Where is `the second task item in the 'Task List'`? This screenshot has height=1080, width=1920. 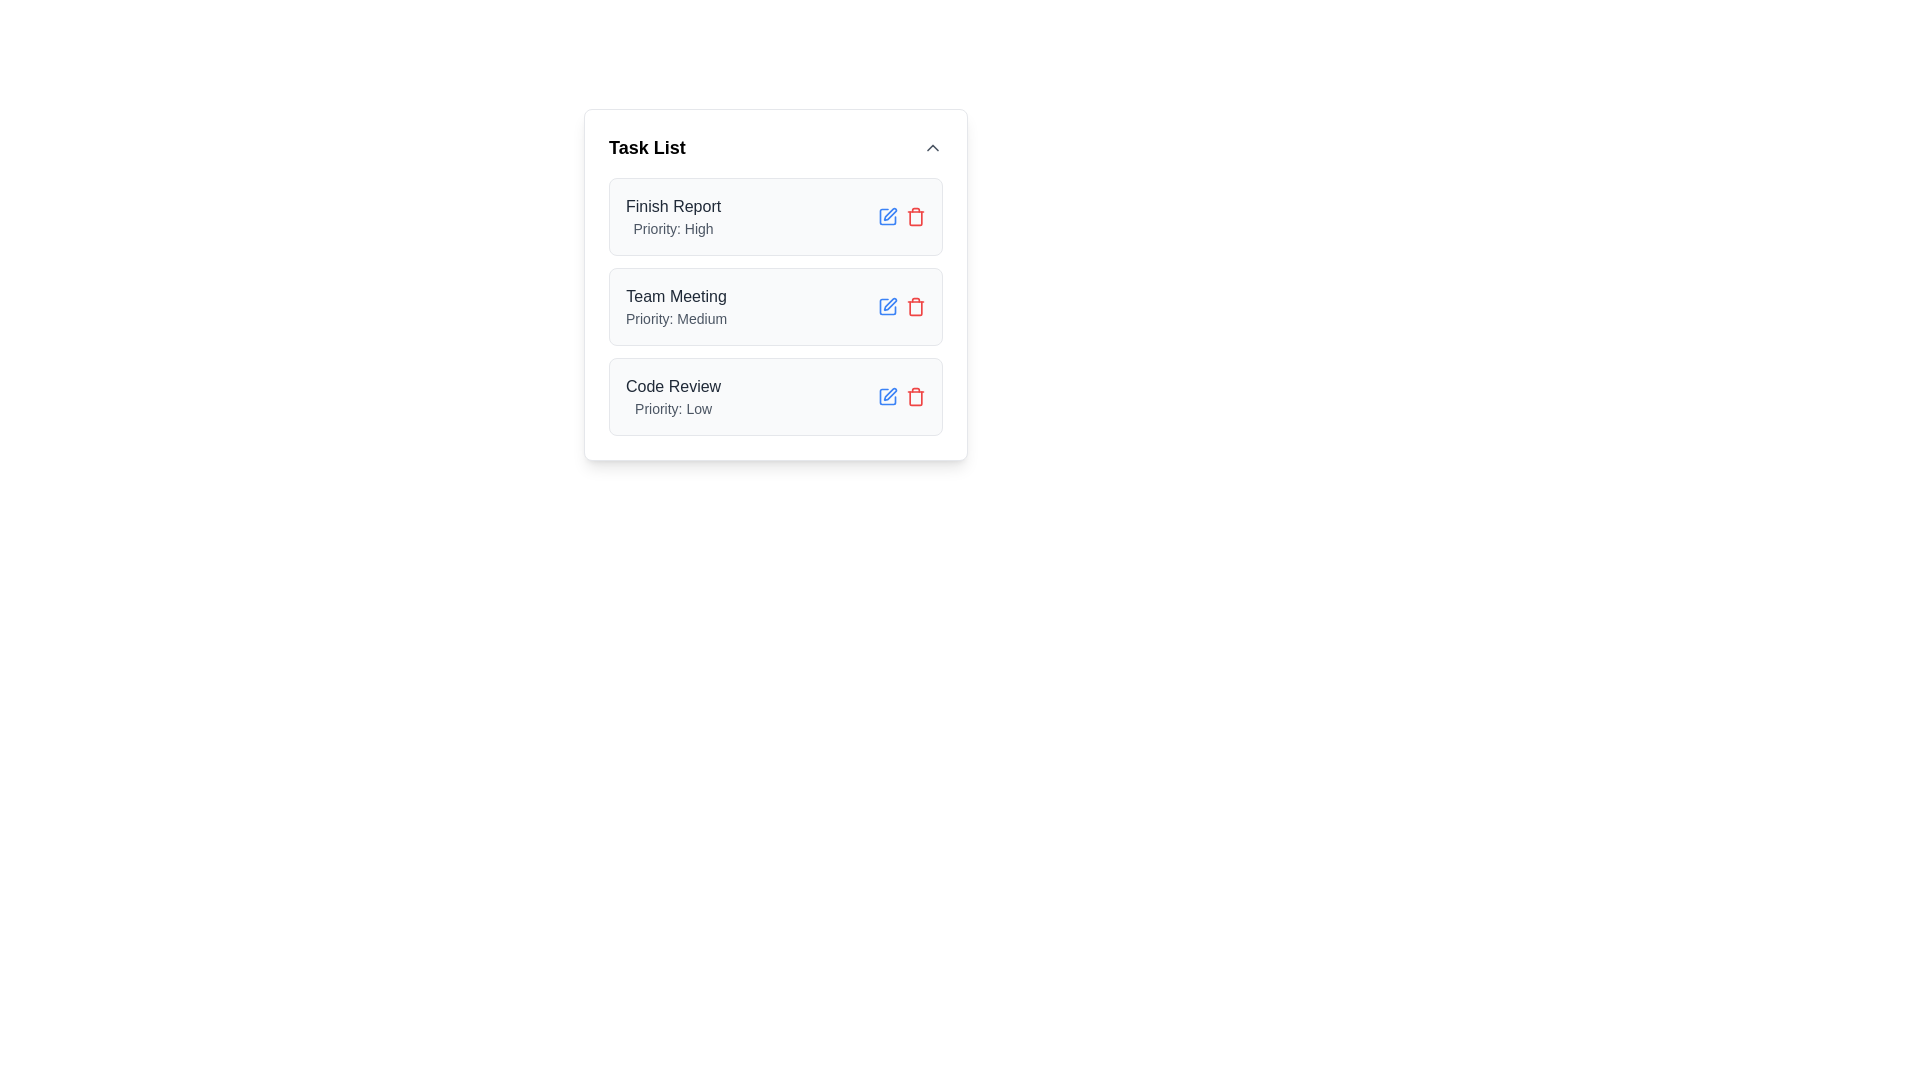 the second task item in the 'Task List' is located at coordinates (775, 285).